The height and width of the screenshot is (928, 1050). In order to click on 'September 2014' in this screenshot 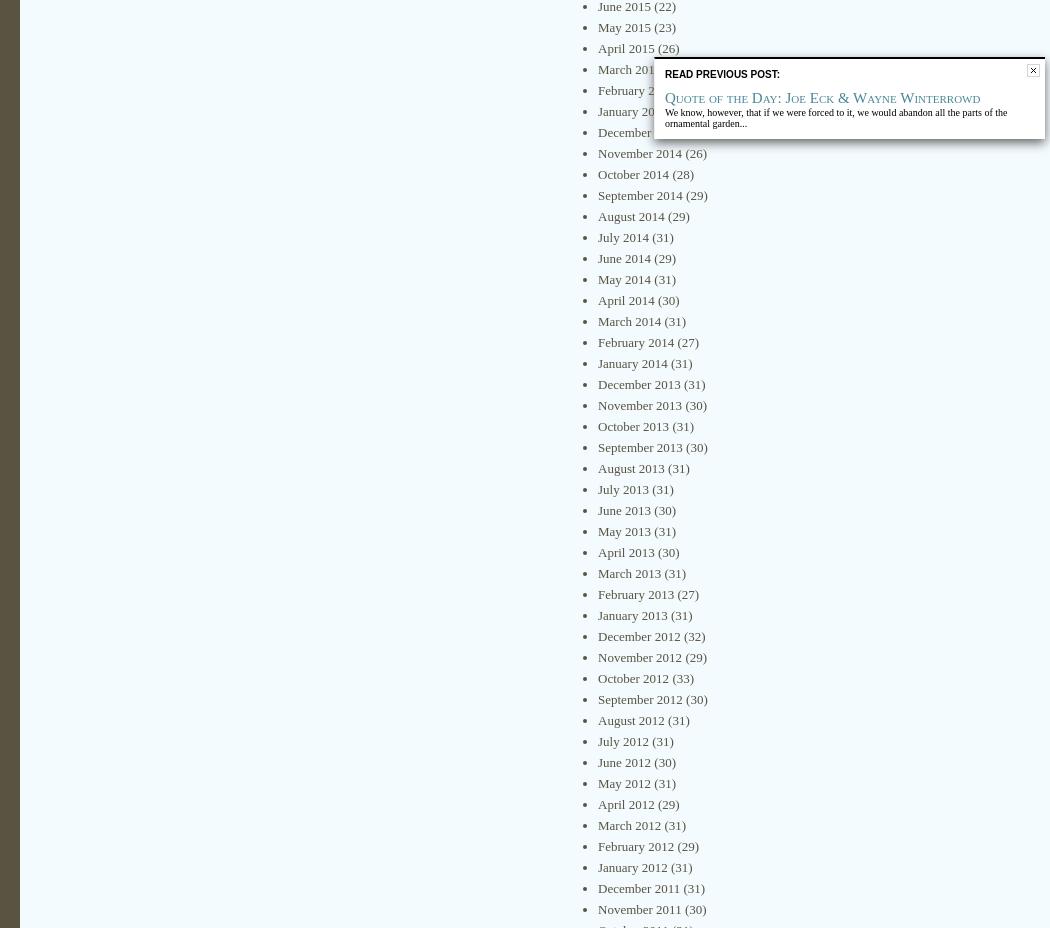, I will do `click(638, 195)`.